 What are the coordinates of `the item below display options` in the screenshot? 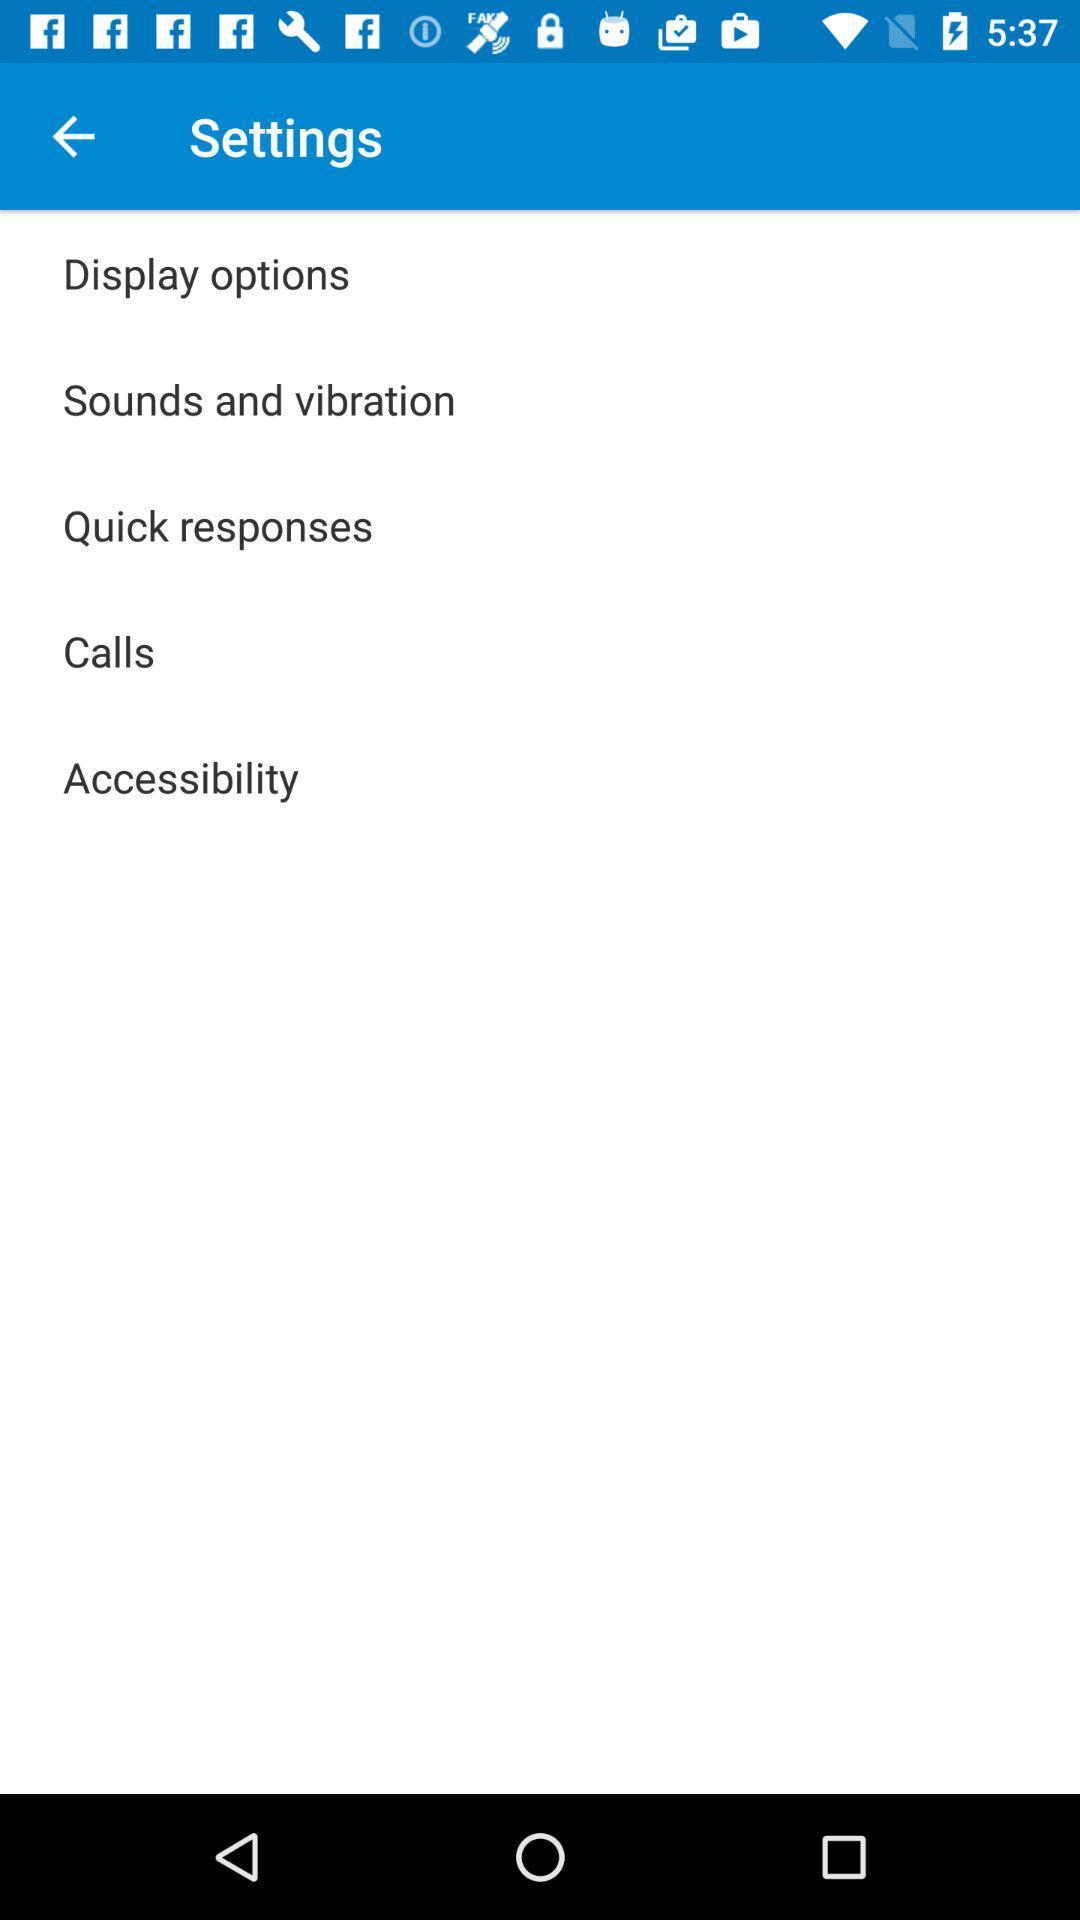 It's located at (258, 398).